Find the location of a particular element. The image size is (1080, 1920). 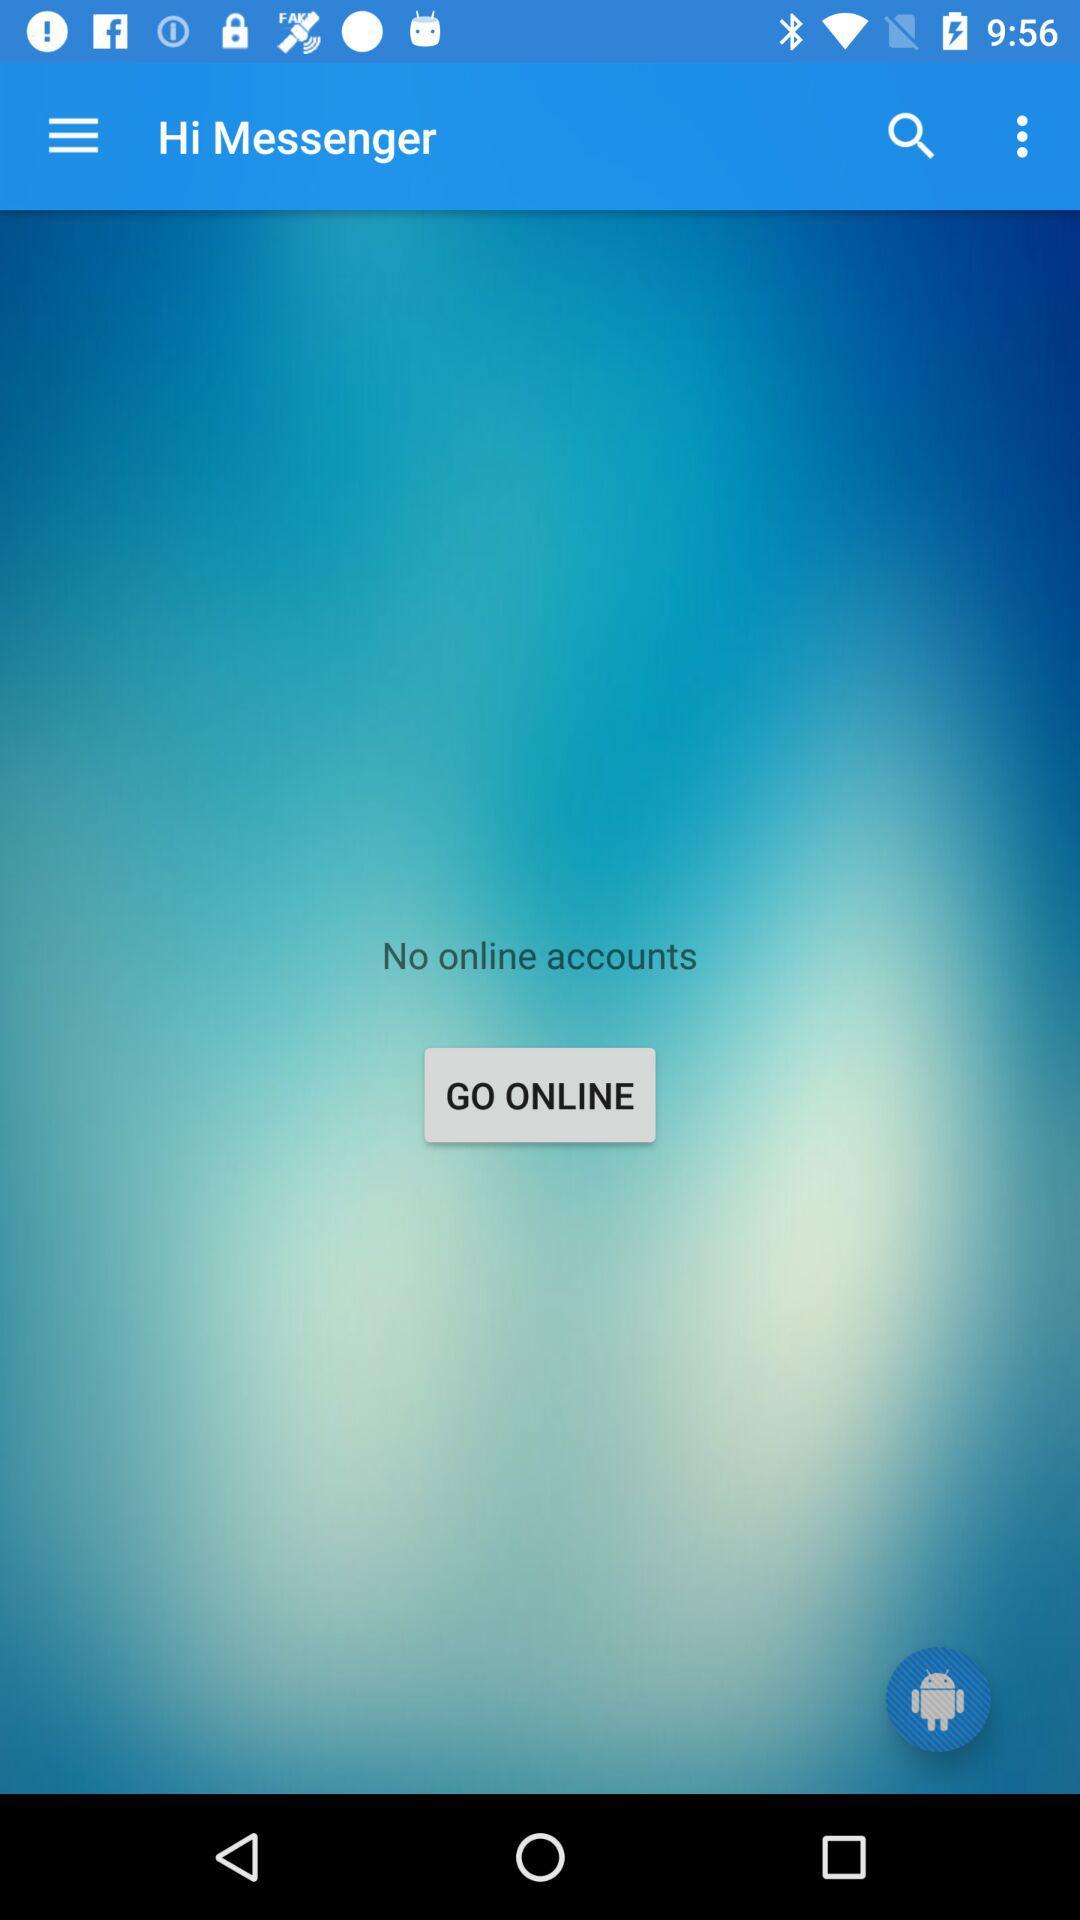

the go online item is located at coordinates (540, 1093).